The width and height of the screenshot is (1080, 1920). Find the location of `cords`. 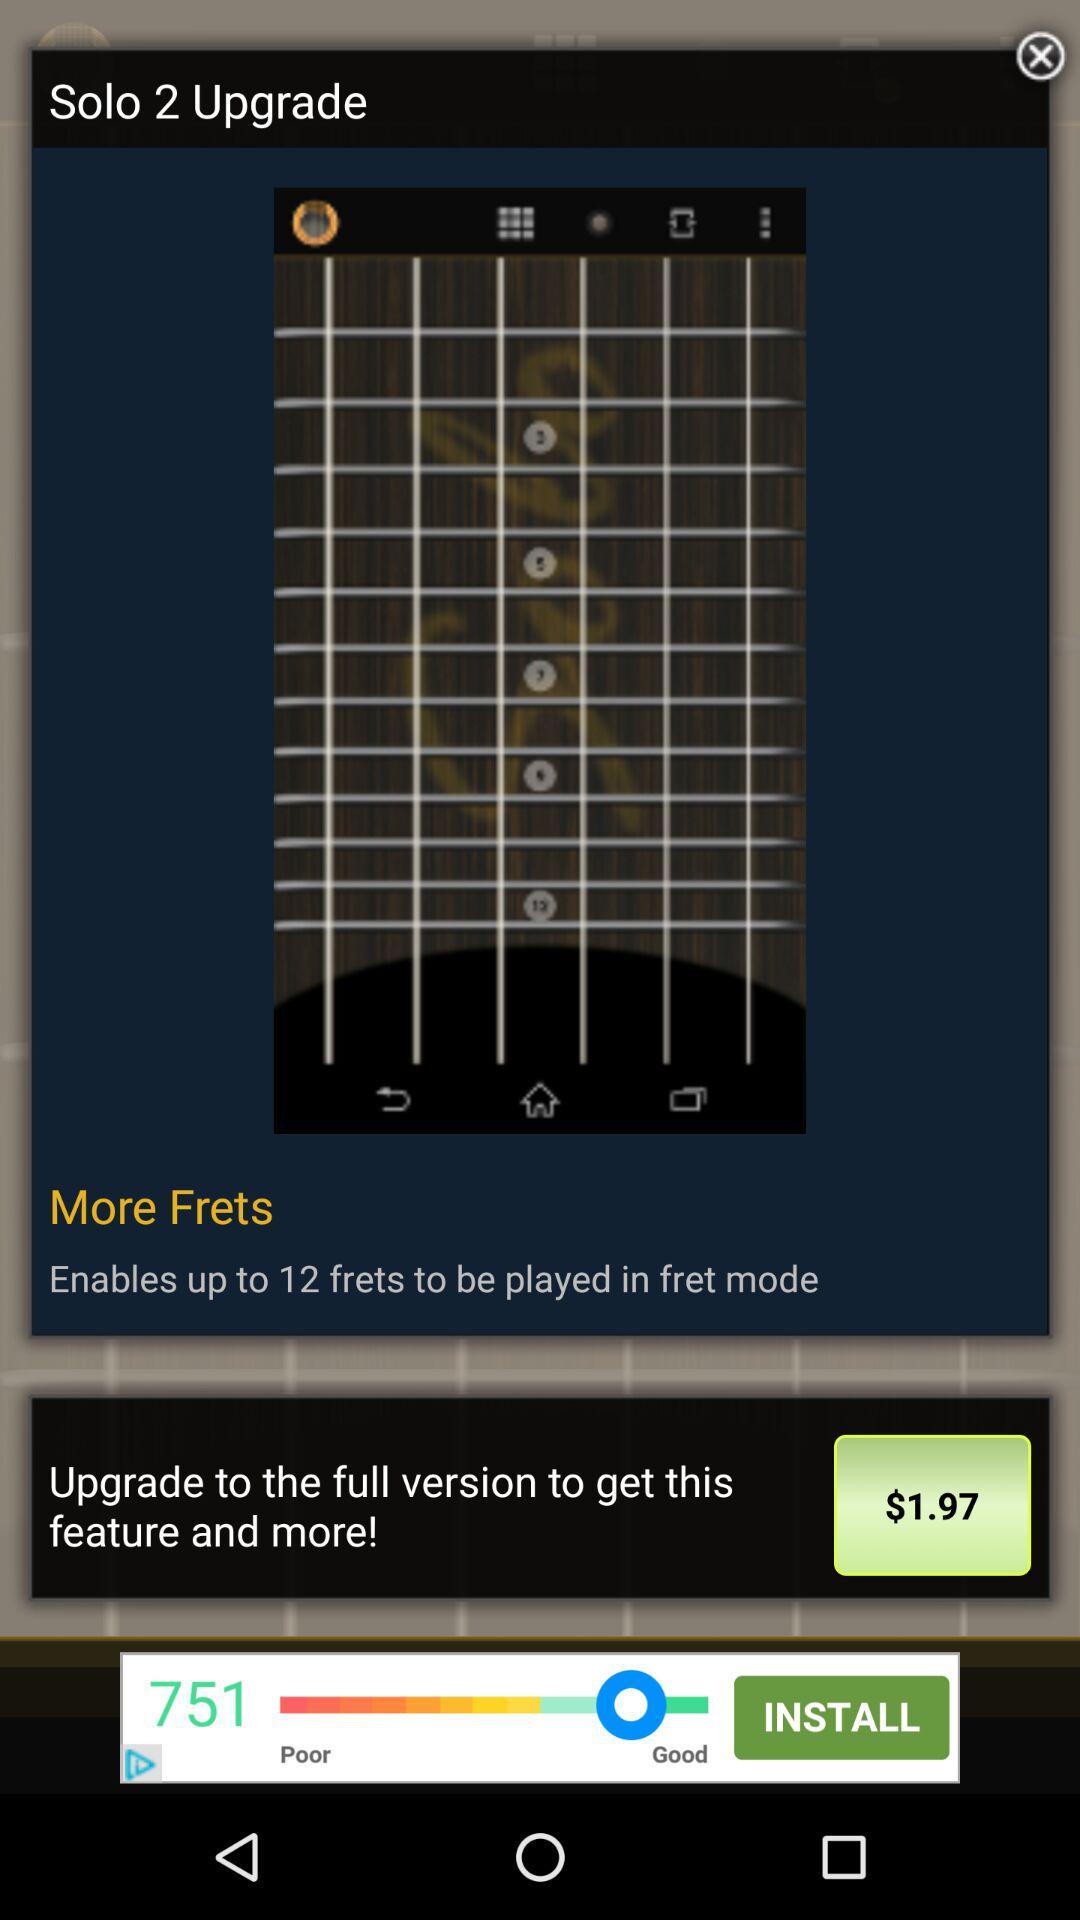

cords is located at coordinates (1035, 51).